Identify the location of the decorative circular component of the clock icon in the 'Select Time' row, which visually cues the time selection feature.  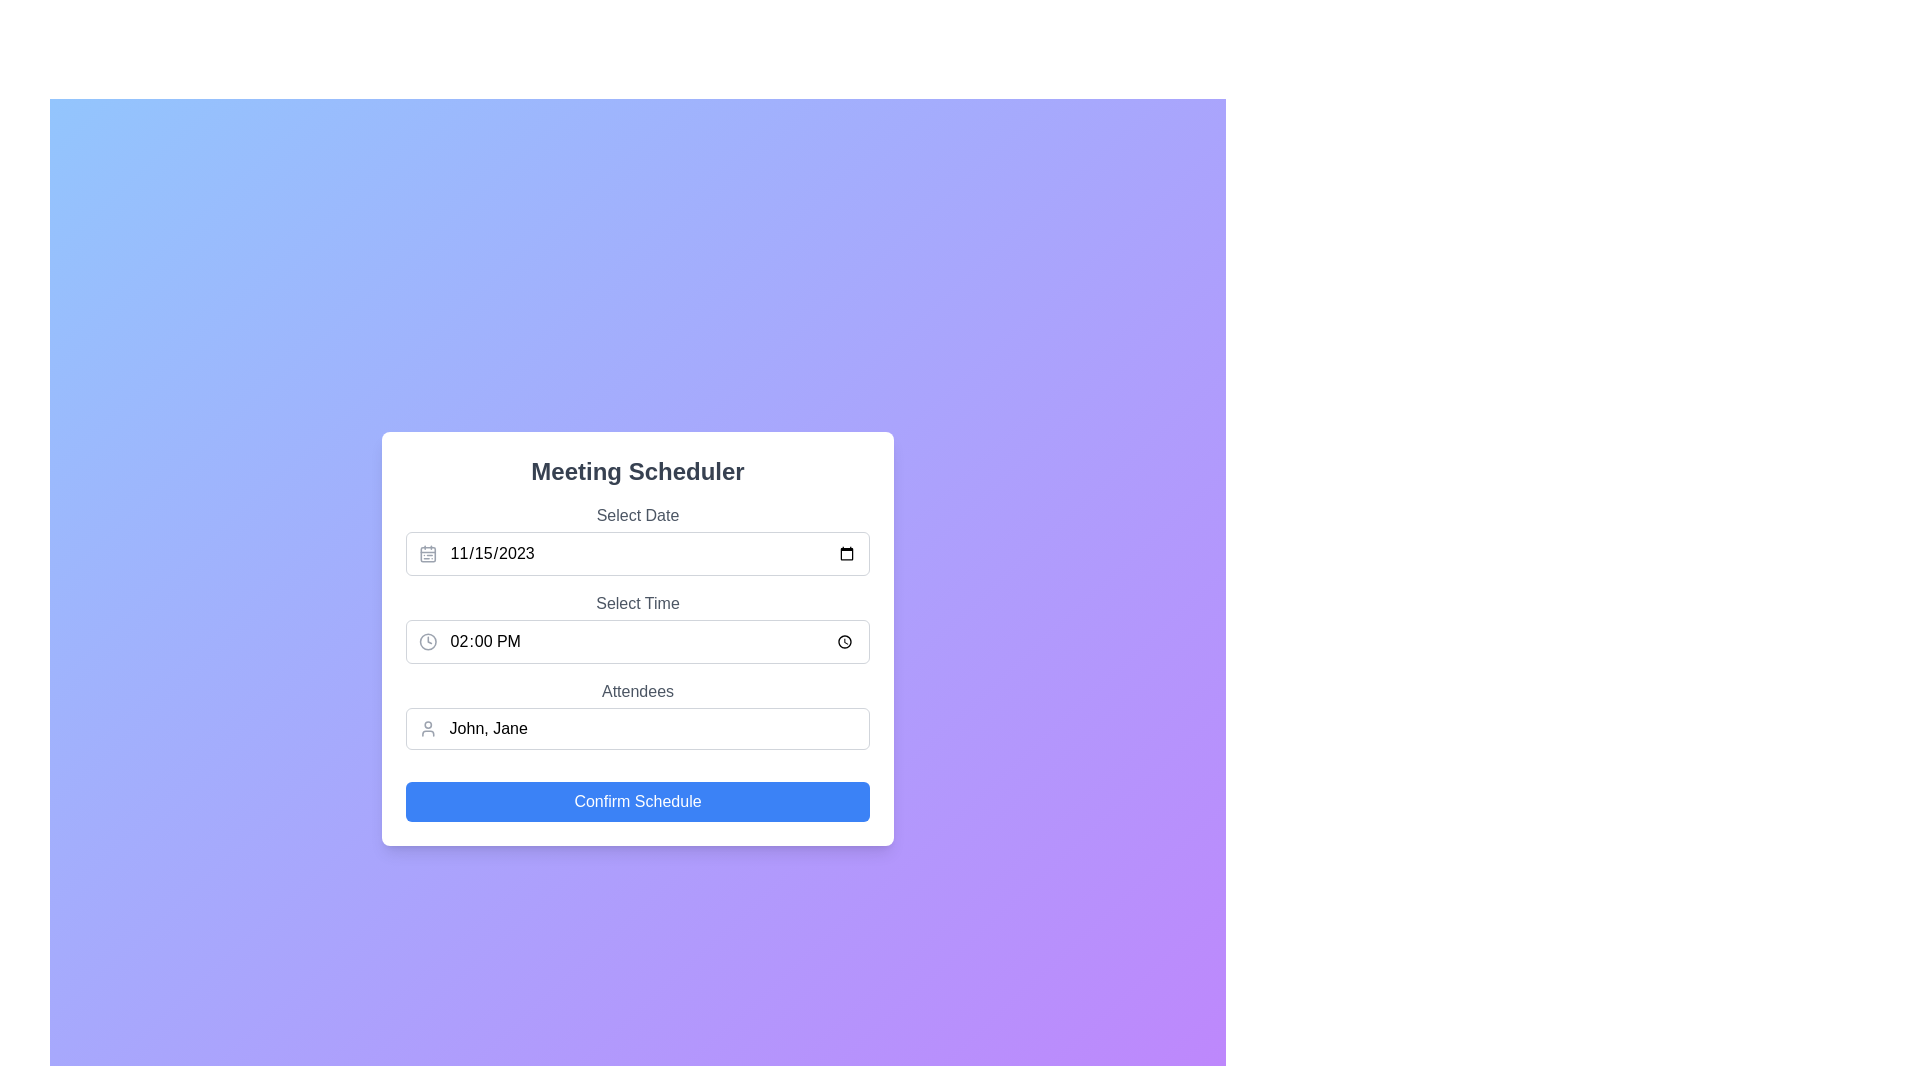
(427, 641).